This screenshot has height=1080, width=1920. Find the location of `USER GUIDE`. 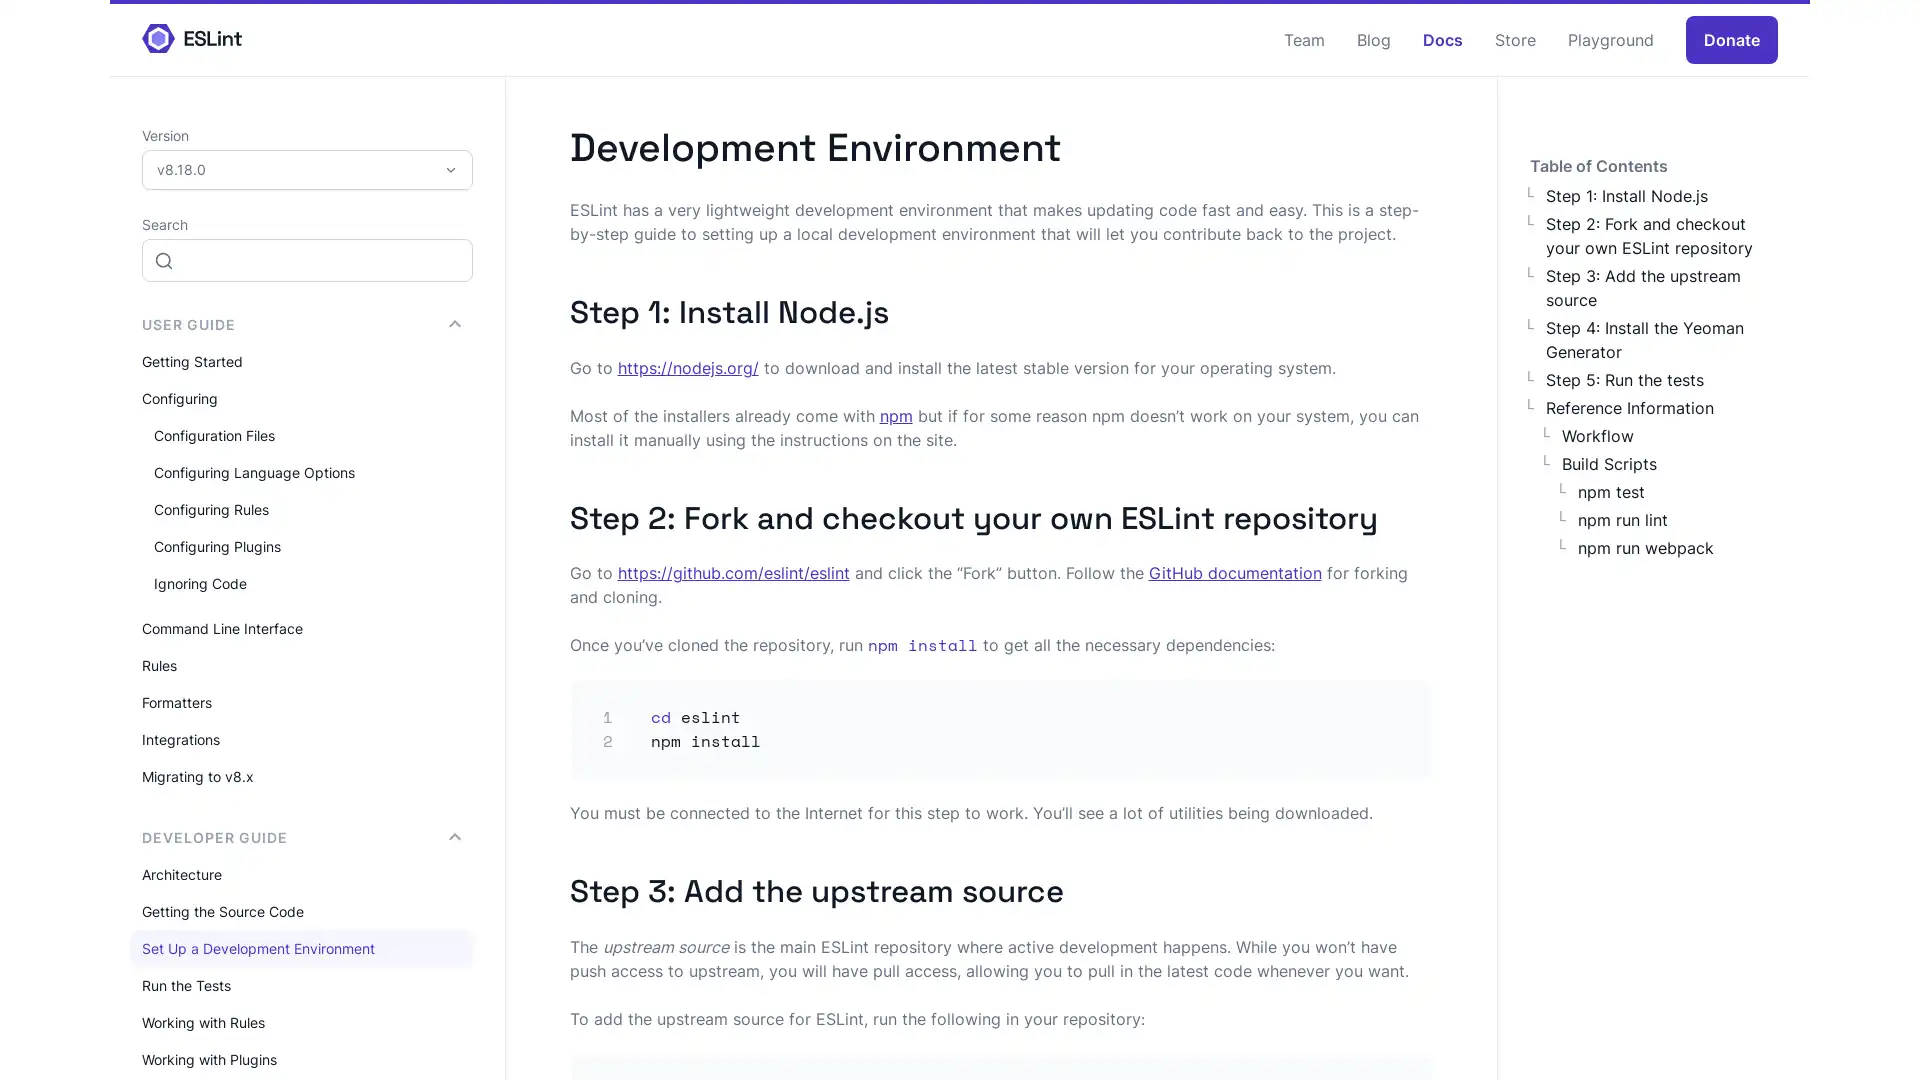

USER GUIDE is located at coordinates (300, 322).